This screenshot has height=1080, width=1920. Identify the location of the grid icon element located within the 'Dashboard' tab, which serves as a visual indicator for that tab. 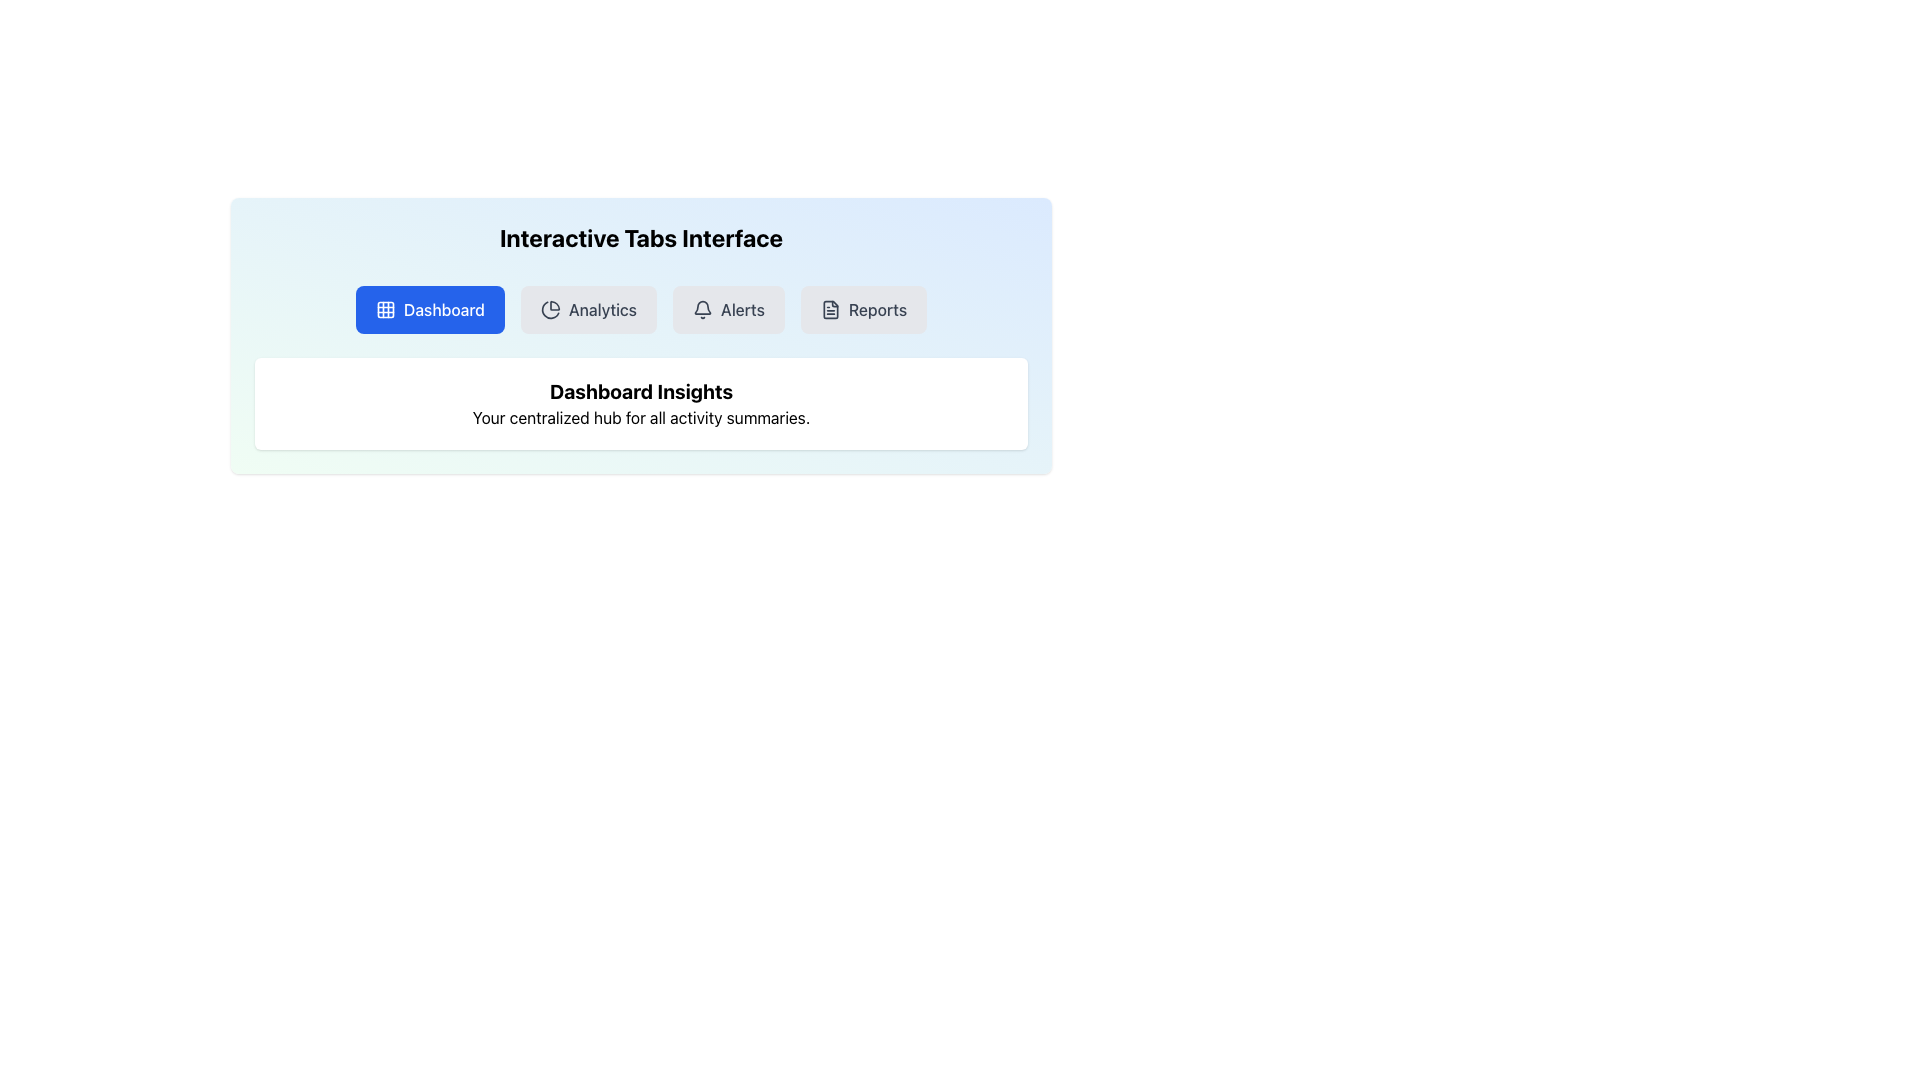
(385, 309).